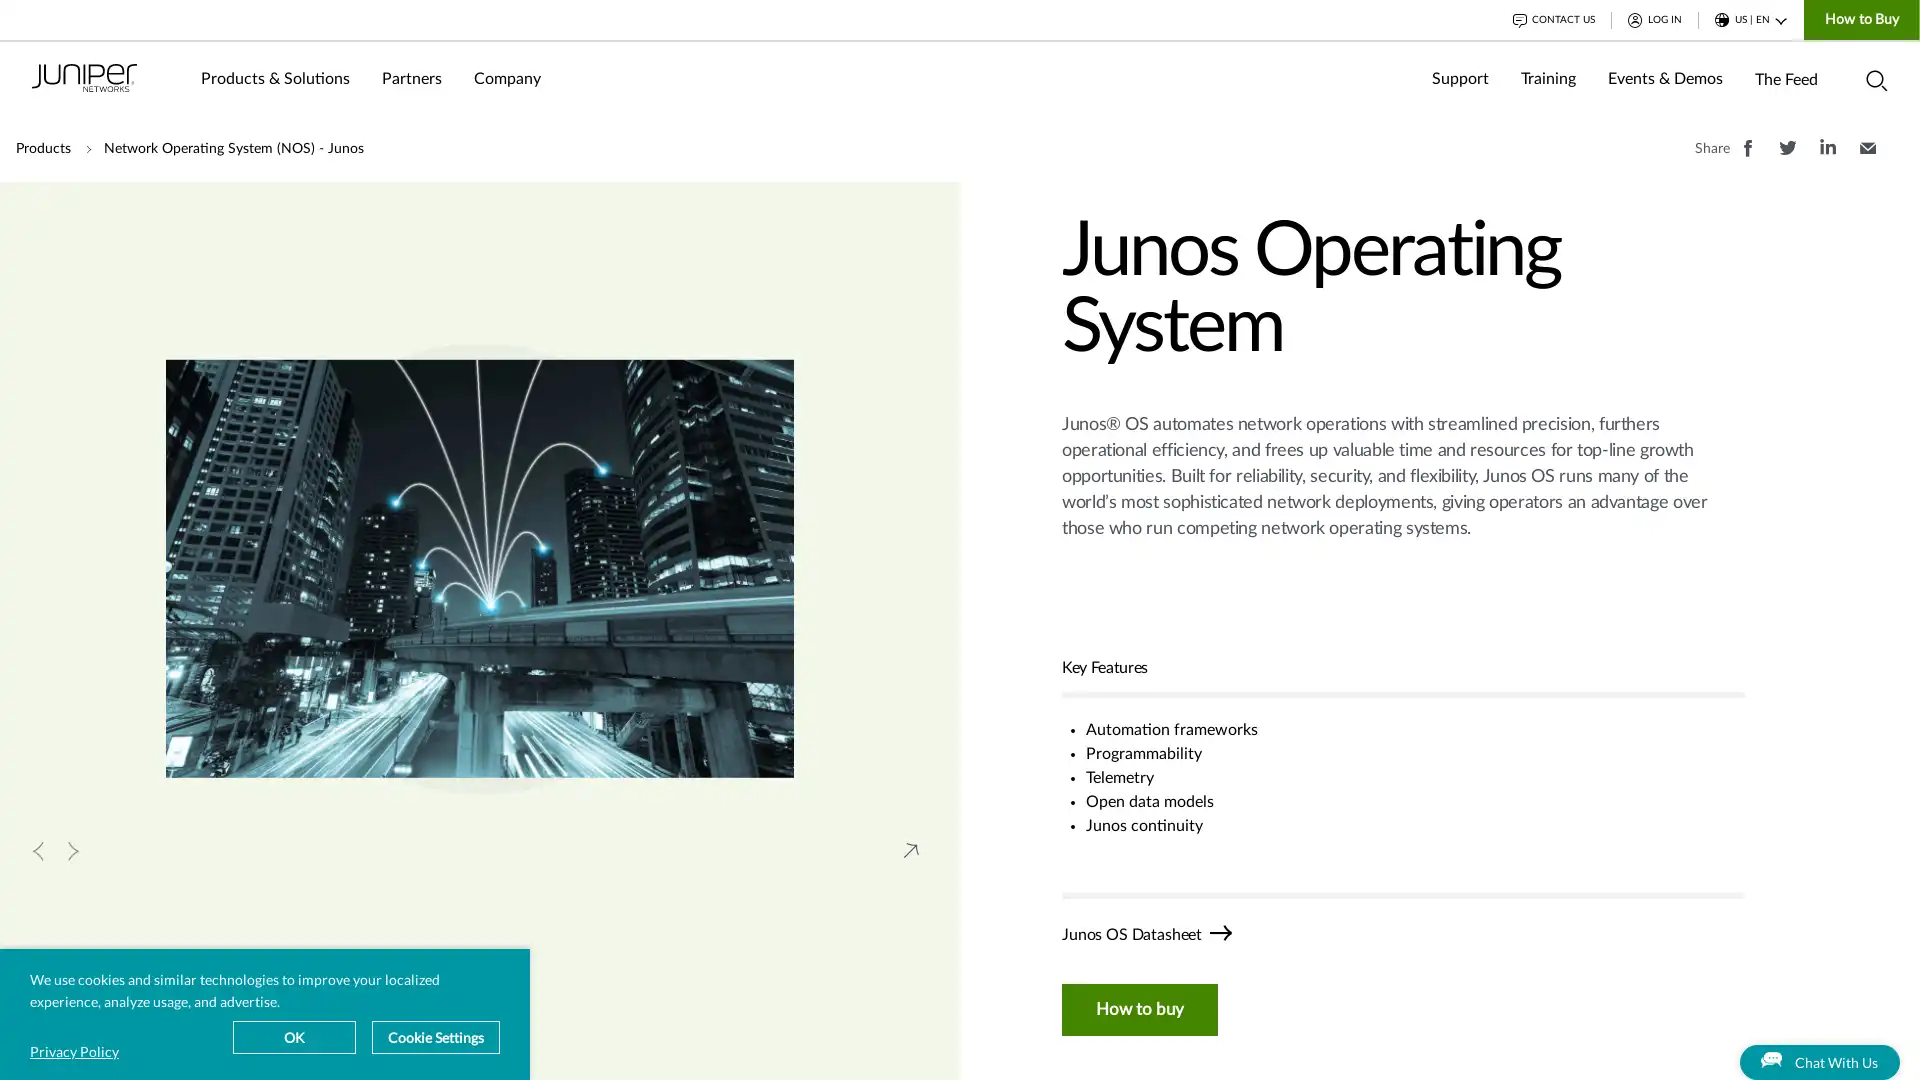  What do you see at coordinates (1787, 1041) in the screenshot?
I see `Live chat: Chat With UsChat With Us` at bounding box center [1787, 1041].